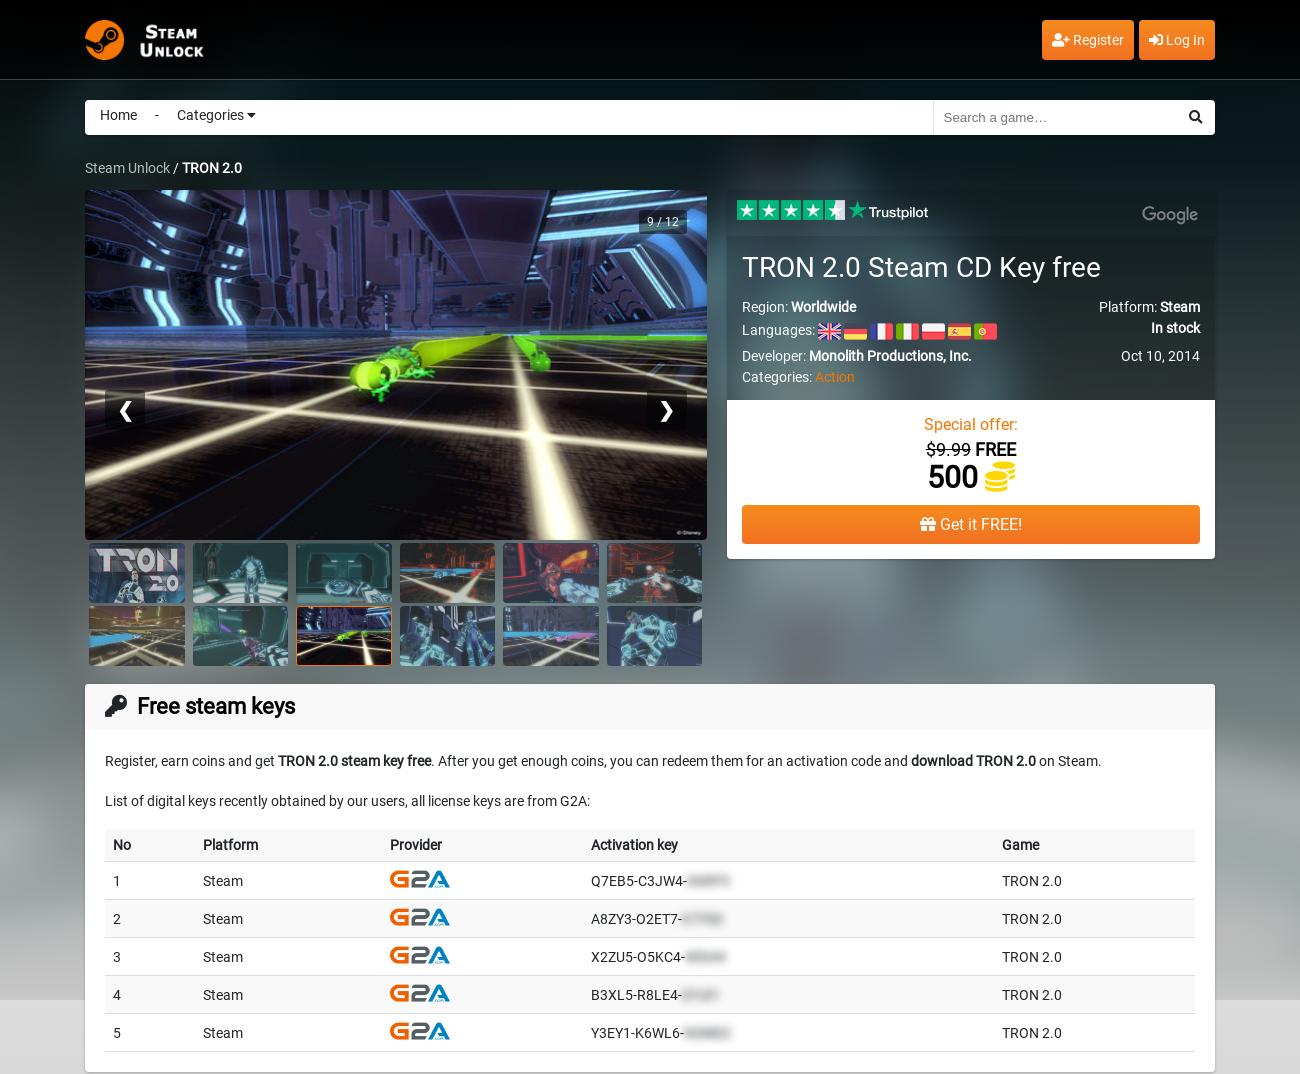 The image size is (1300, 1074). What do you see at coordinates (638, 879) in the screenshot?
I see `'Q7EB5-C3JW4-'` at bounding box center [638, 879].